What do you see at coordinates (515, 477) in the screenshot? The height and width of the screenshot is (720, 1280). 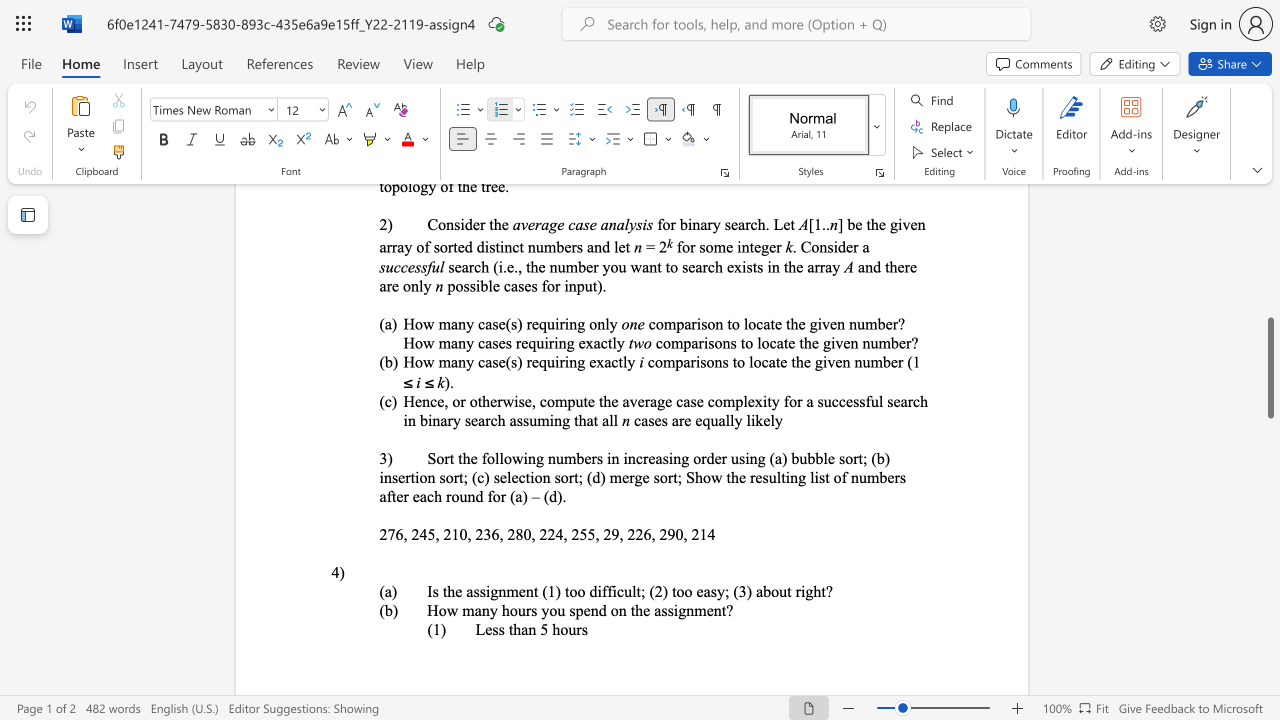 I see `the 8th character "e" in the text` at bounding box center [515, 477].